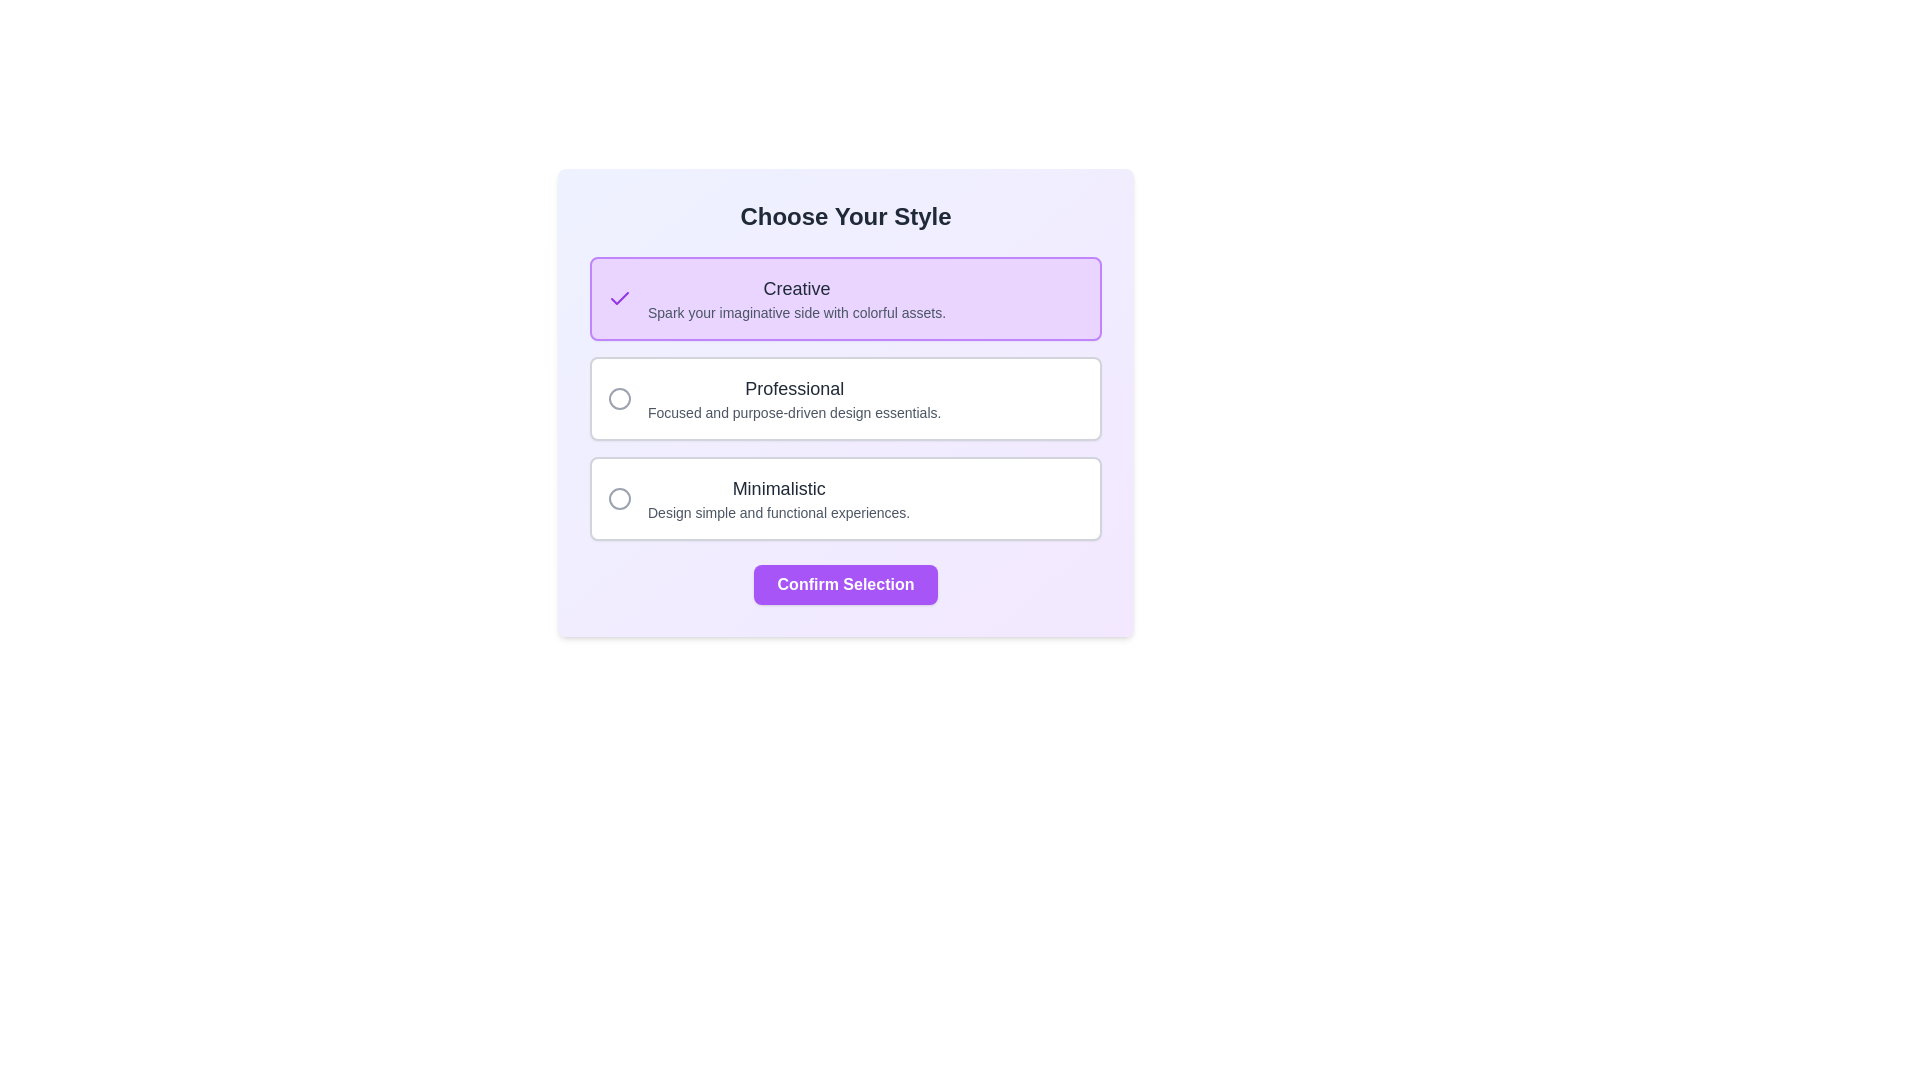 This screenshot has width=1920, height=1080. What do you see at coordinates (778, 489) in the screenshot?
I see `header text labeled 'Minimalistic' which is styled with a larger font size, medium weight, and gray color, located at the center bottom segment of the interface` at bounding box center [778, 489].